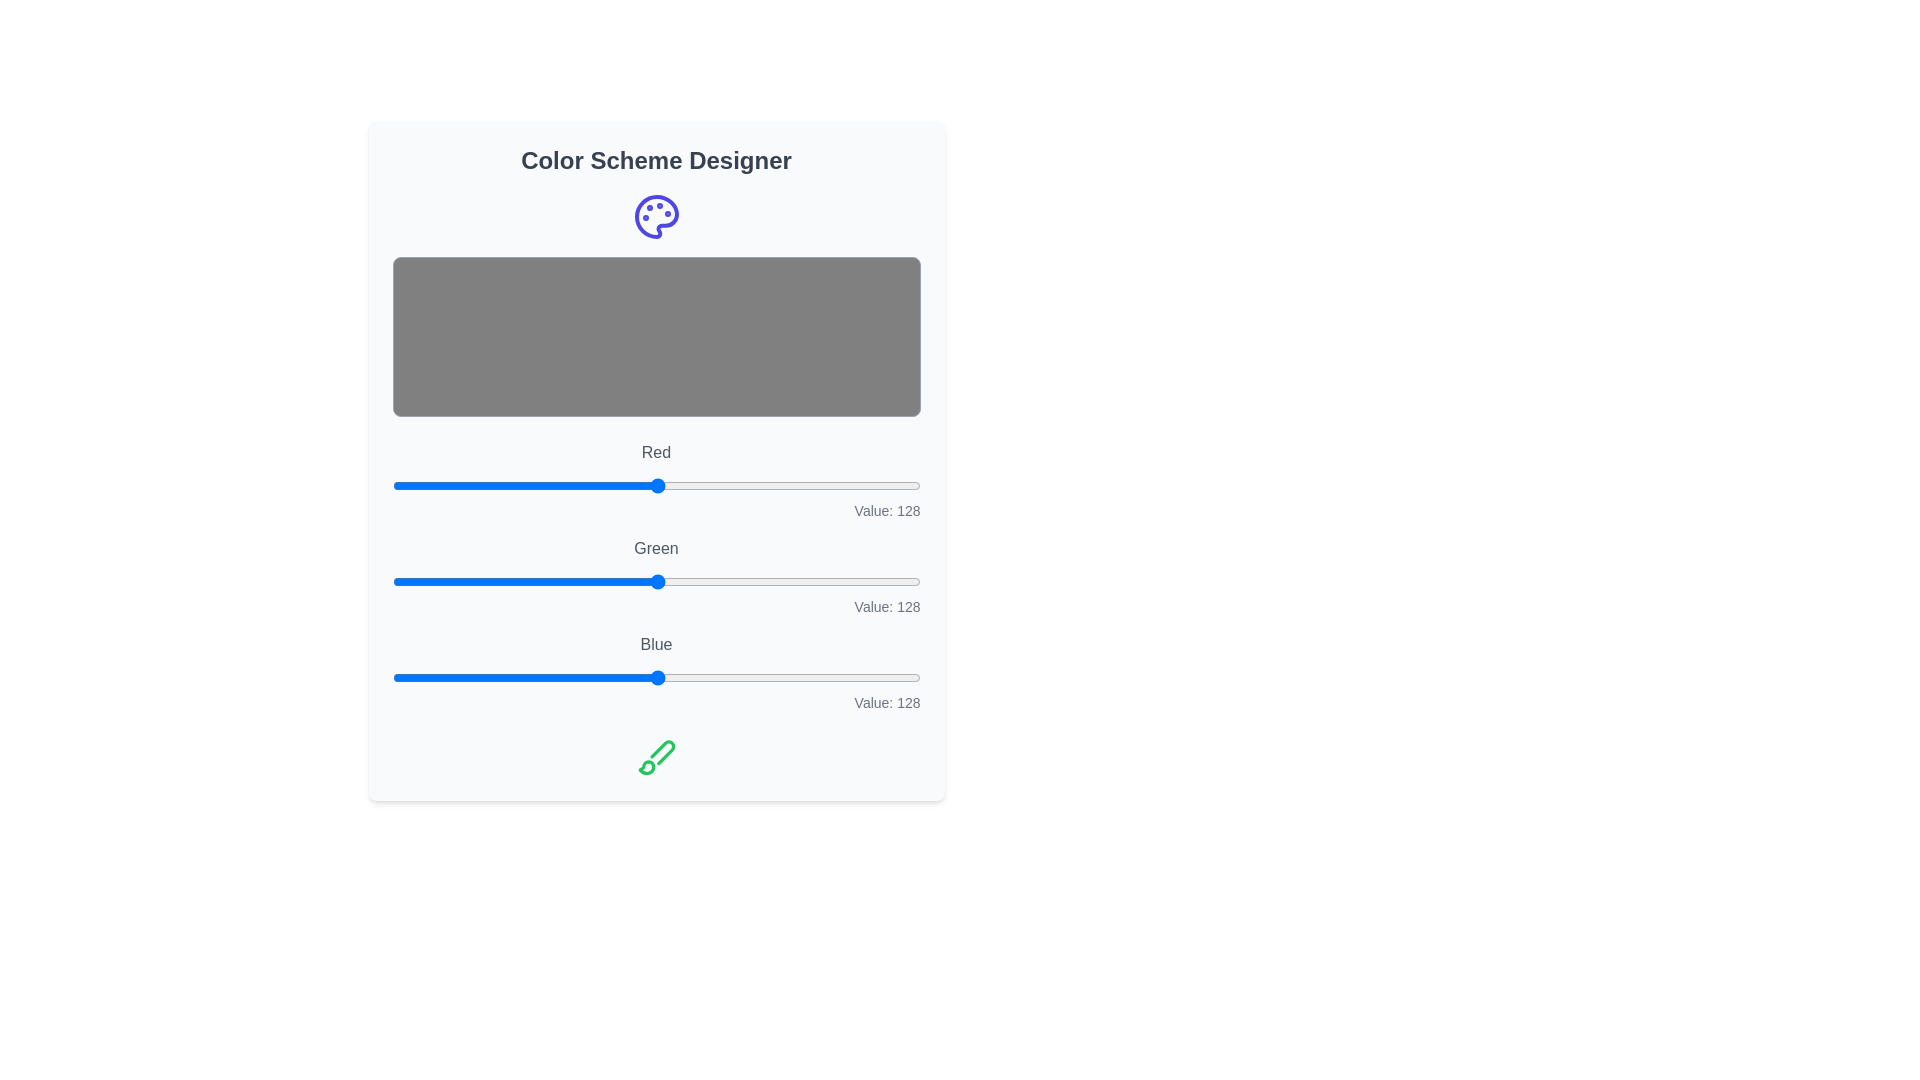 This screenshot has height=1080, width=1920. What do you see at coordinates (441, 486) in the screenshot?
I see `the red component intensity` at bounding box center [441, 486].